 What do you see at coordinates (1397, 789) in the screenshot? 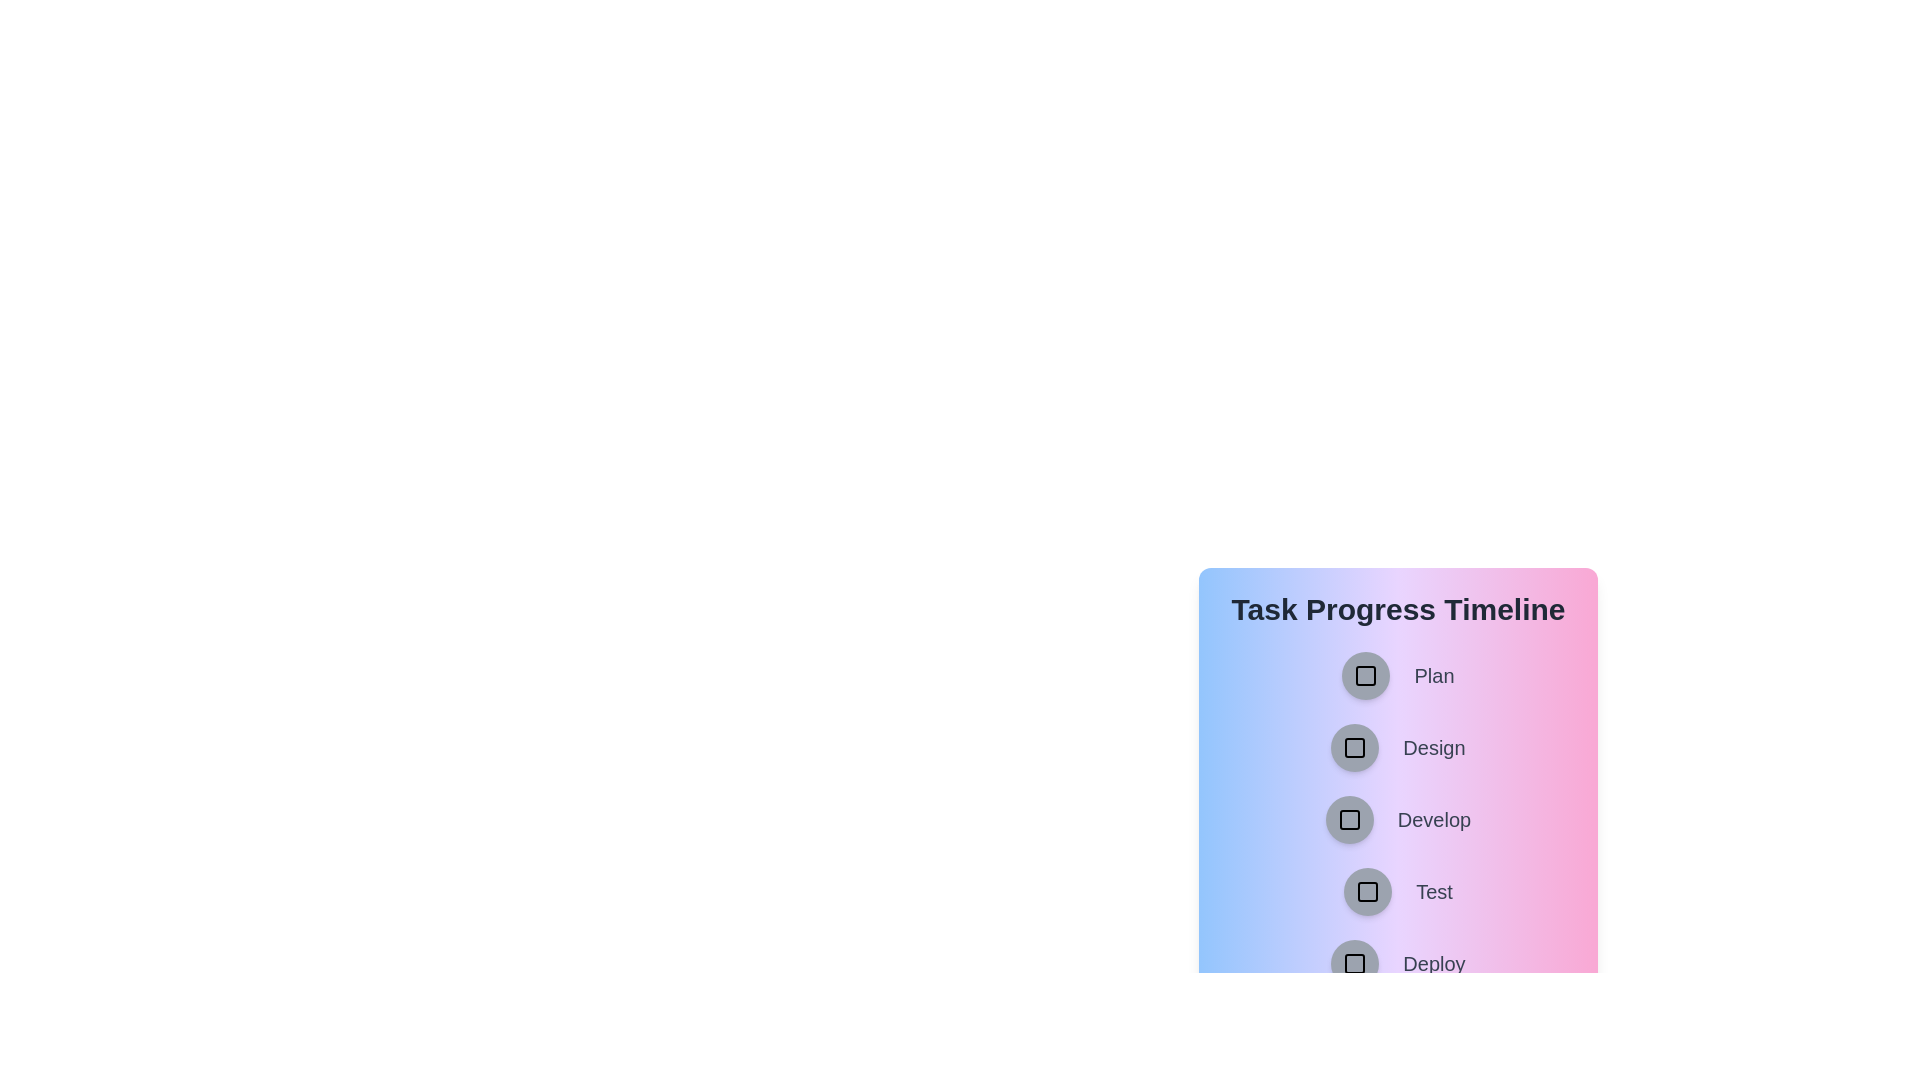
I see `the background area of the TaskProgressTimeline component` at bounding box center [1397, 789].